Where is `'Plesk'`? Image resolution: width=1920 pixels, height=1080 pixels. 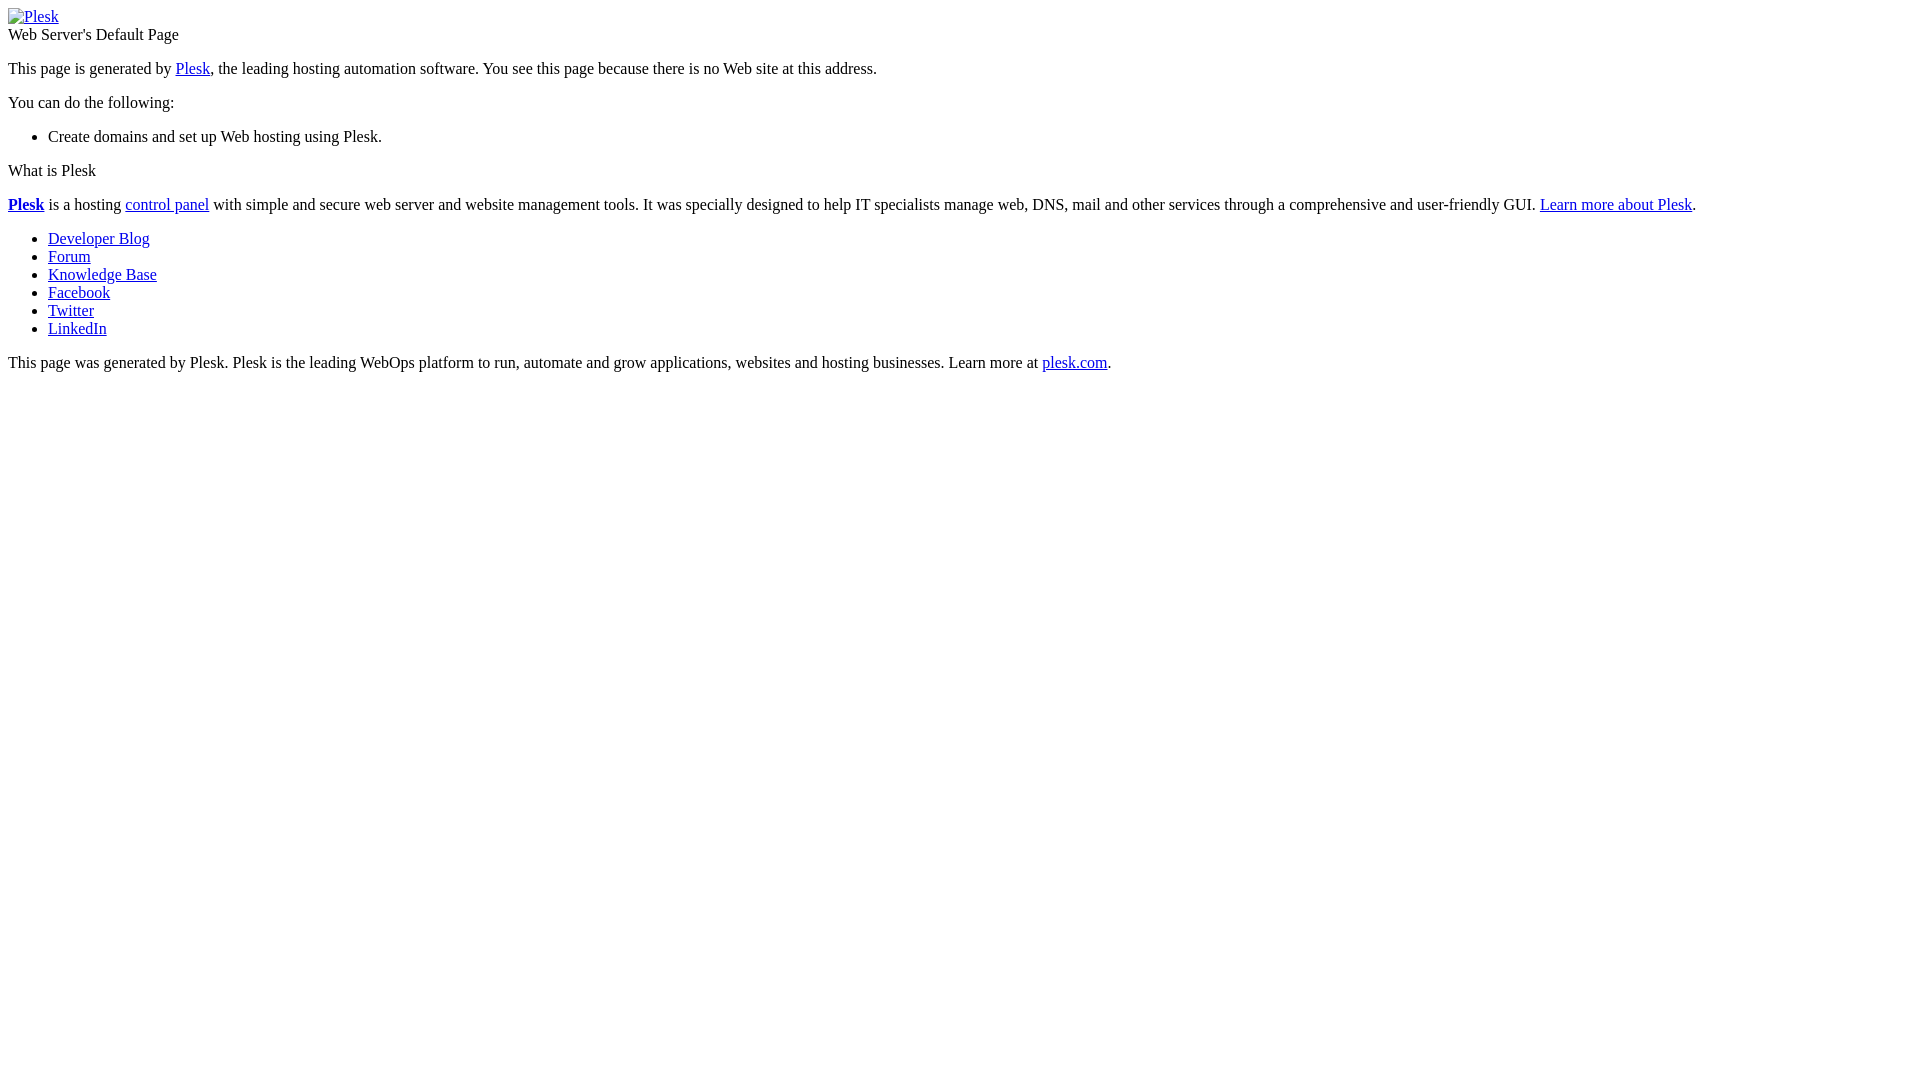 'Plesk' is located at coordinates (193, 67).